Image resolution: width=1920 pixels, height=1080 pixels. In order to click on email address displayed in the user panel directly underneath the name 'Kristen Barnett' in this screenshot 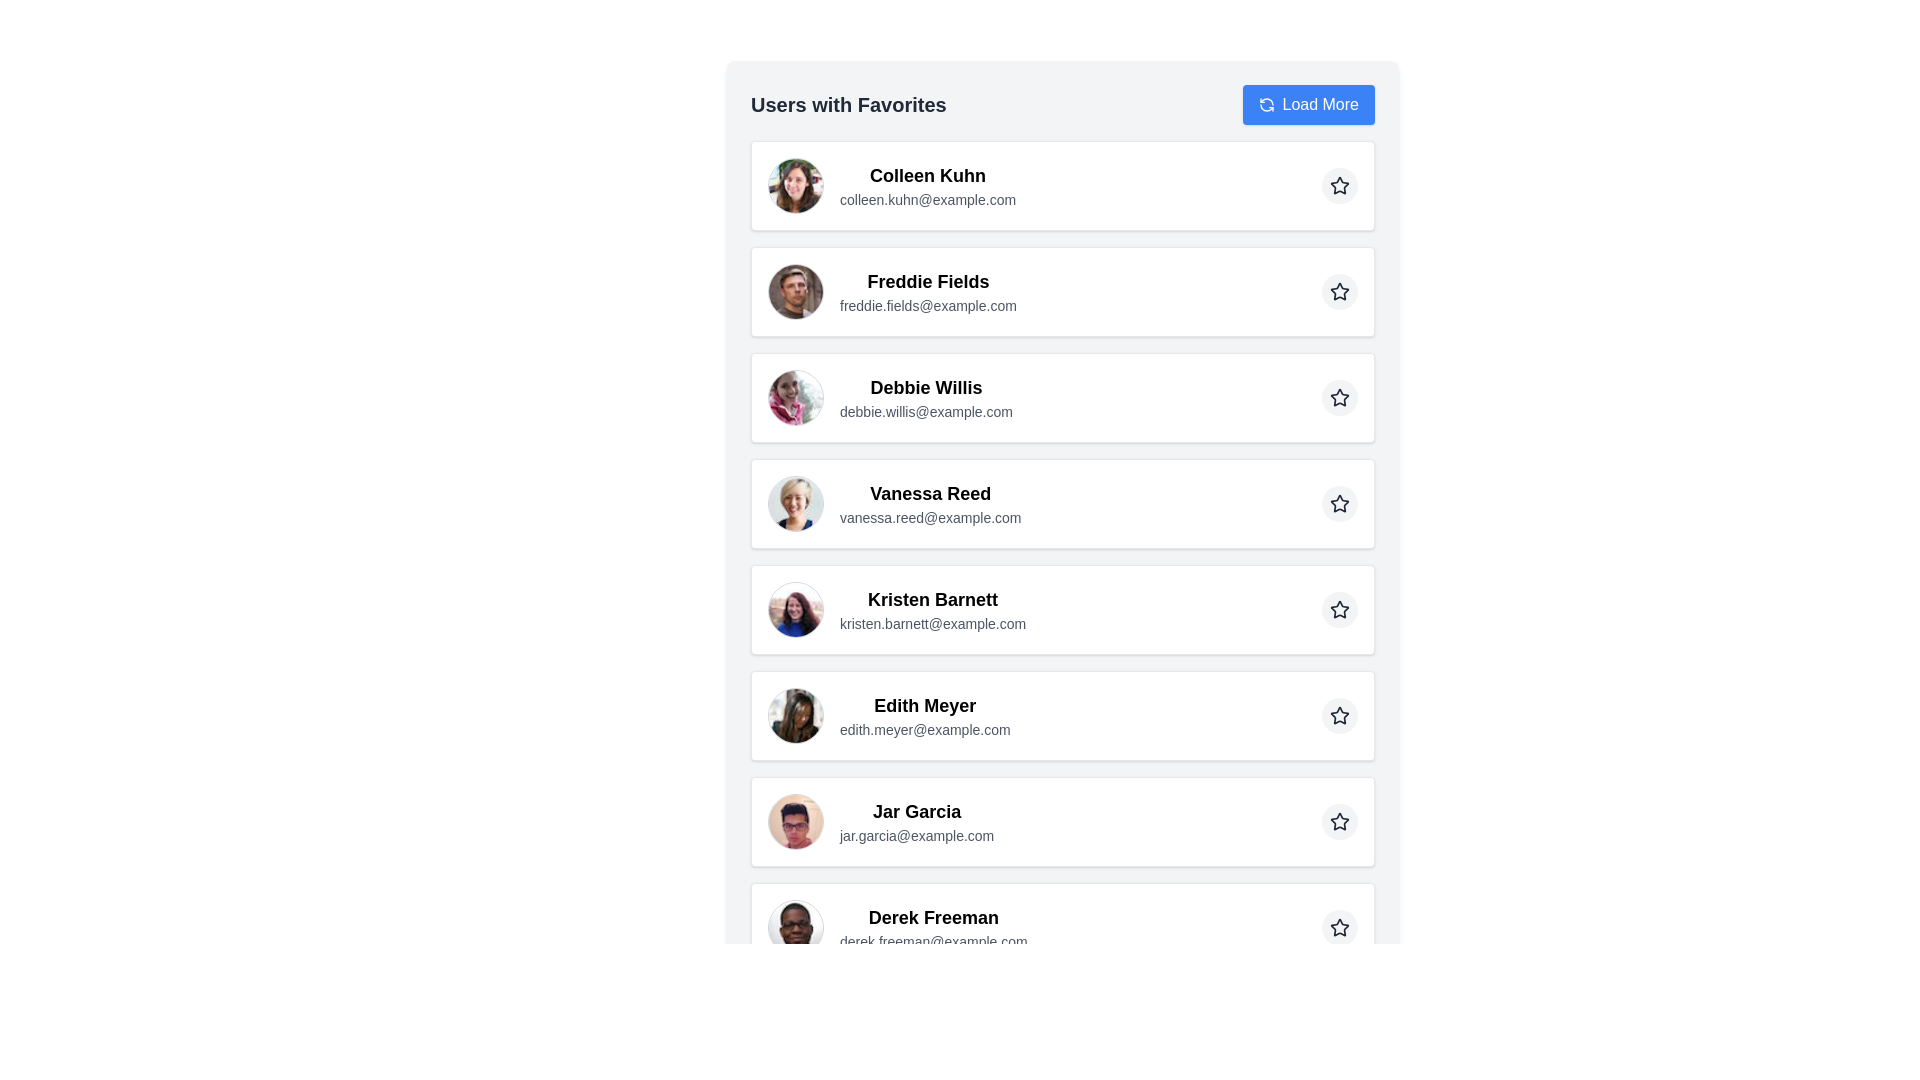, I will do `click(932, 623)`.